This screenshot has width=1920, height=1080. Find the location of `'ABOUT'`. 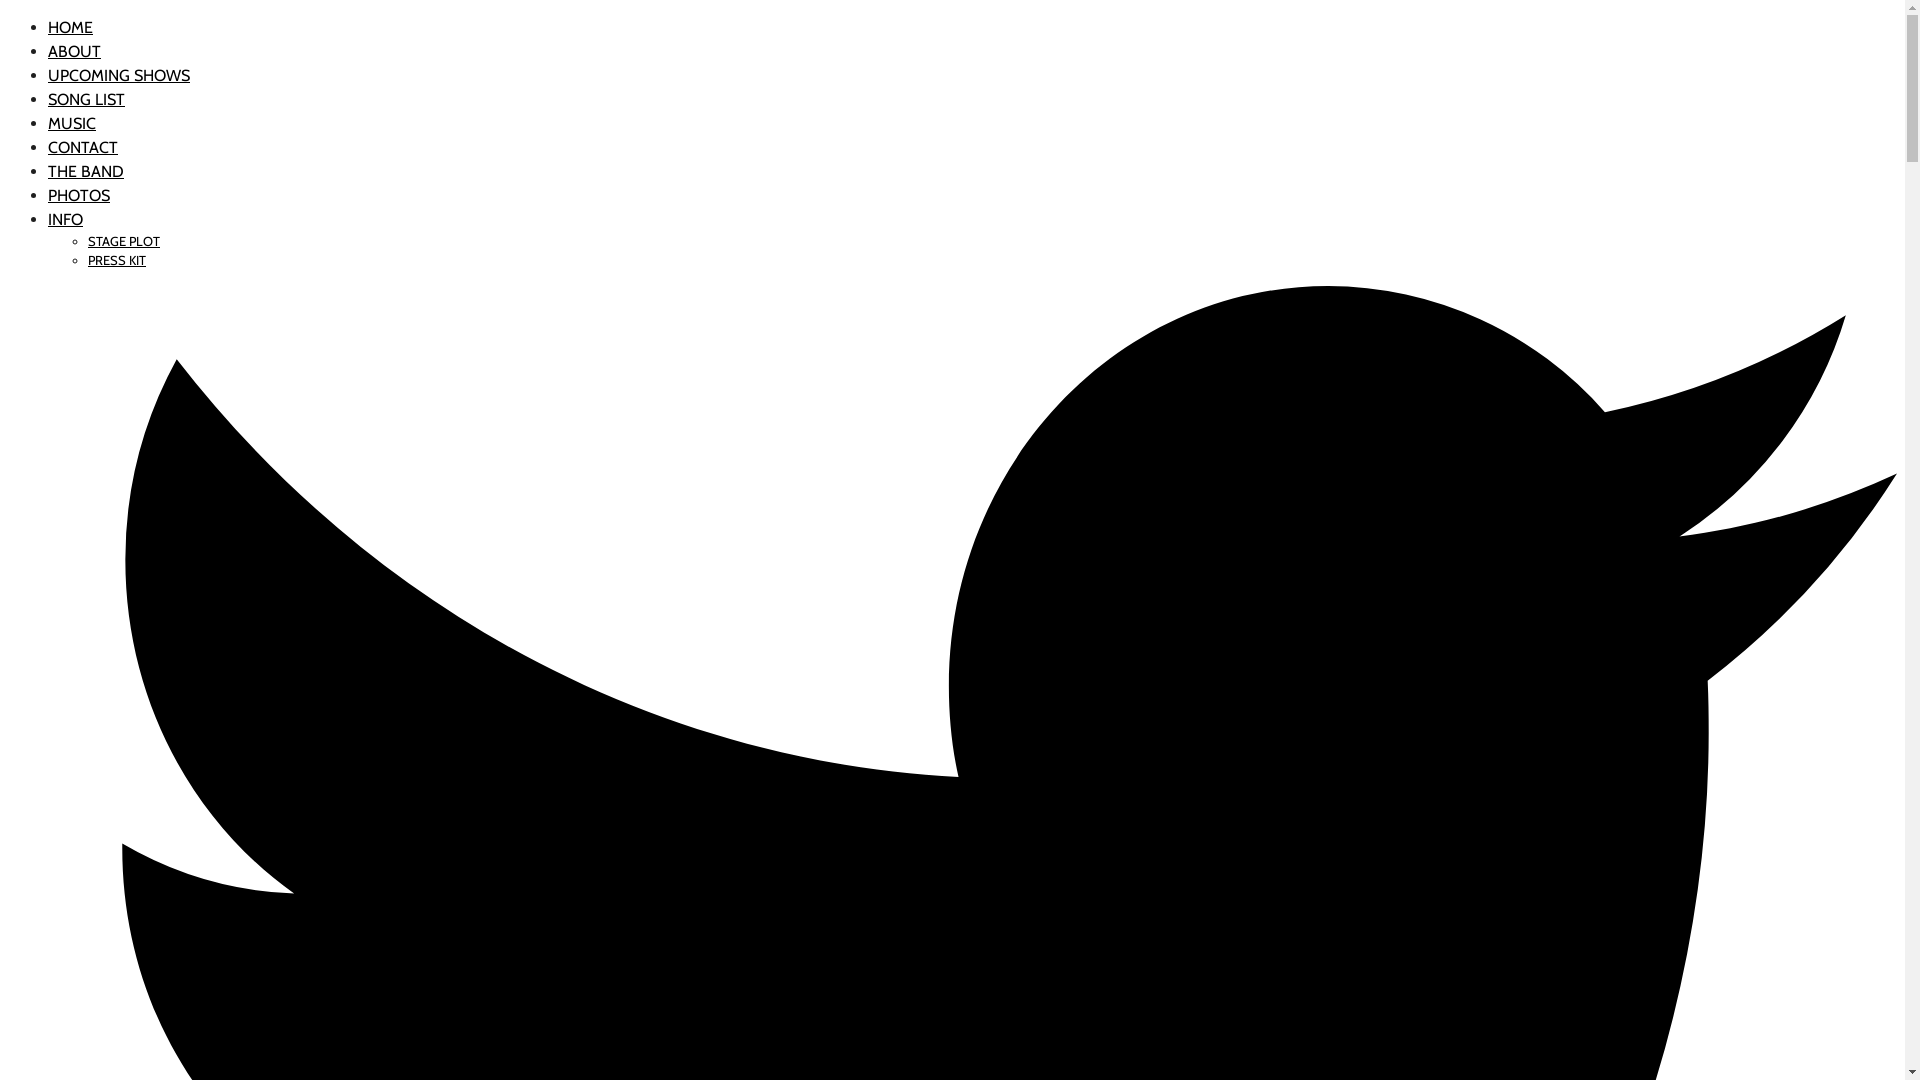

'ABOUT' is located at coordinates (74, 50).